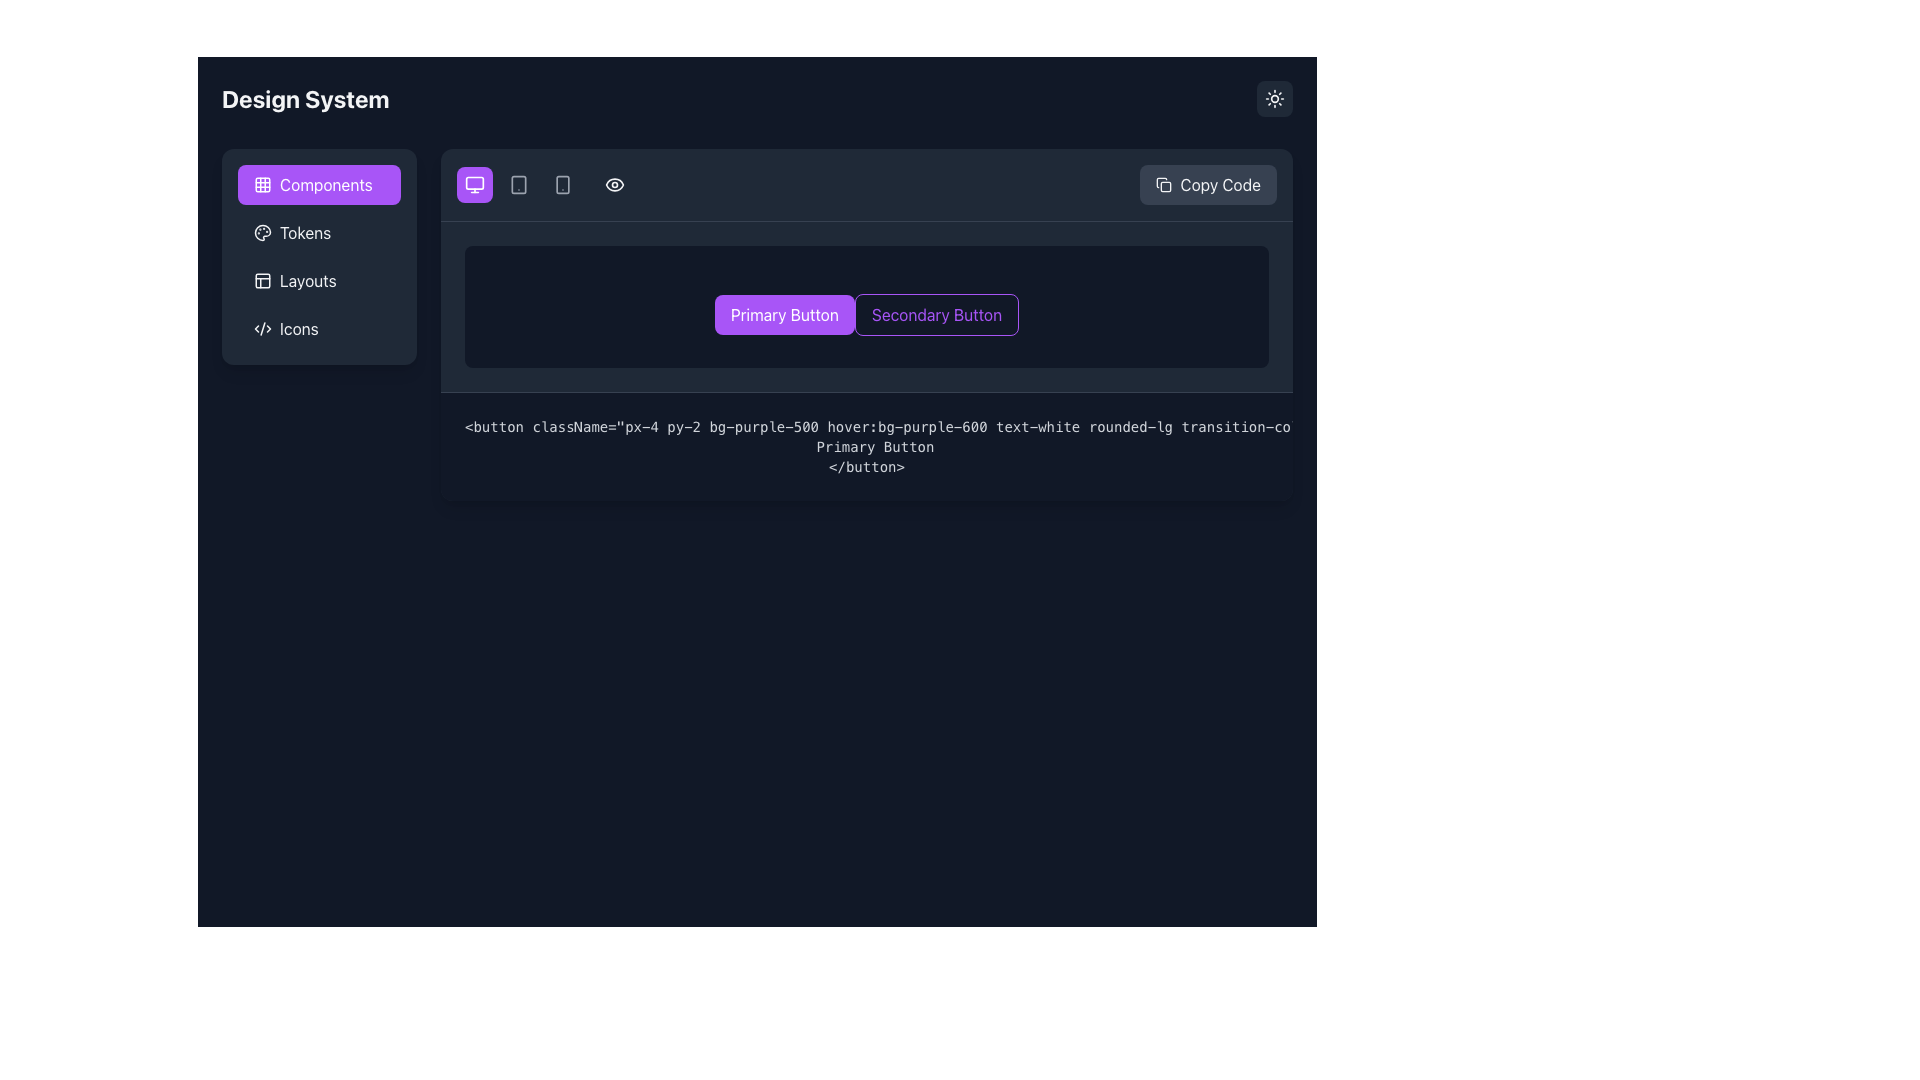 The image size is (1920, 1080). Describe the element at coordinates (561, 185) in the screenshot. I see `the second icon from the left in the horizontal toolbar at the top center of the application interface to switch modes` at that location.